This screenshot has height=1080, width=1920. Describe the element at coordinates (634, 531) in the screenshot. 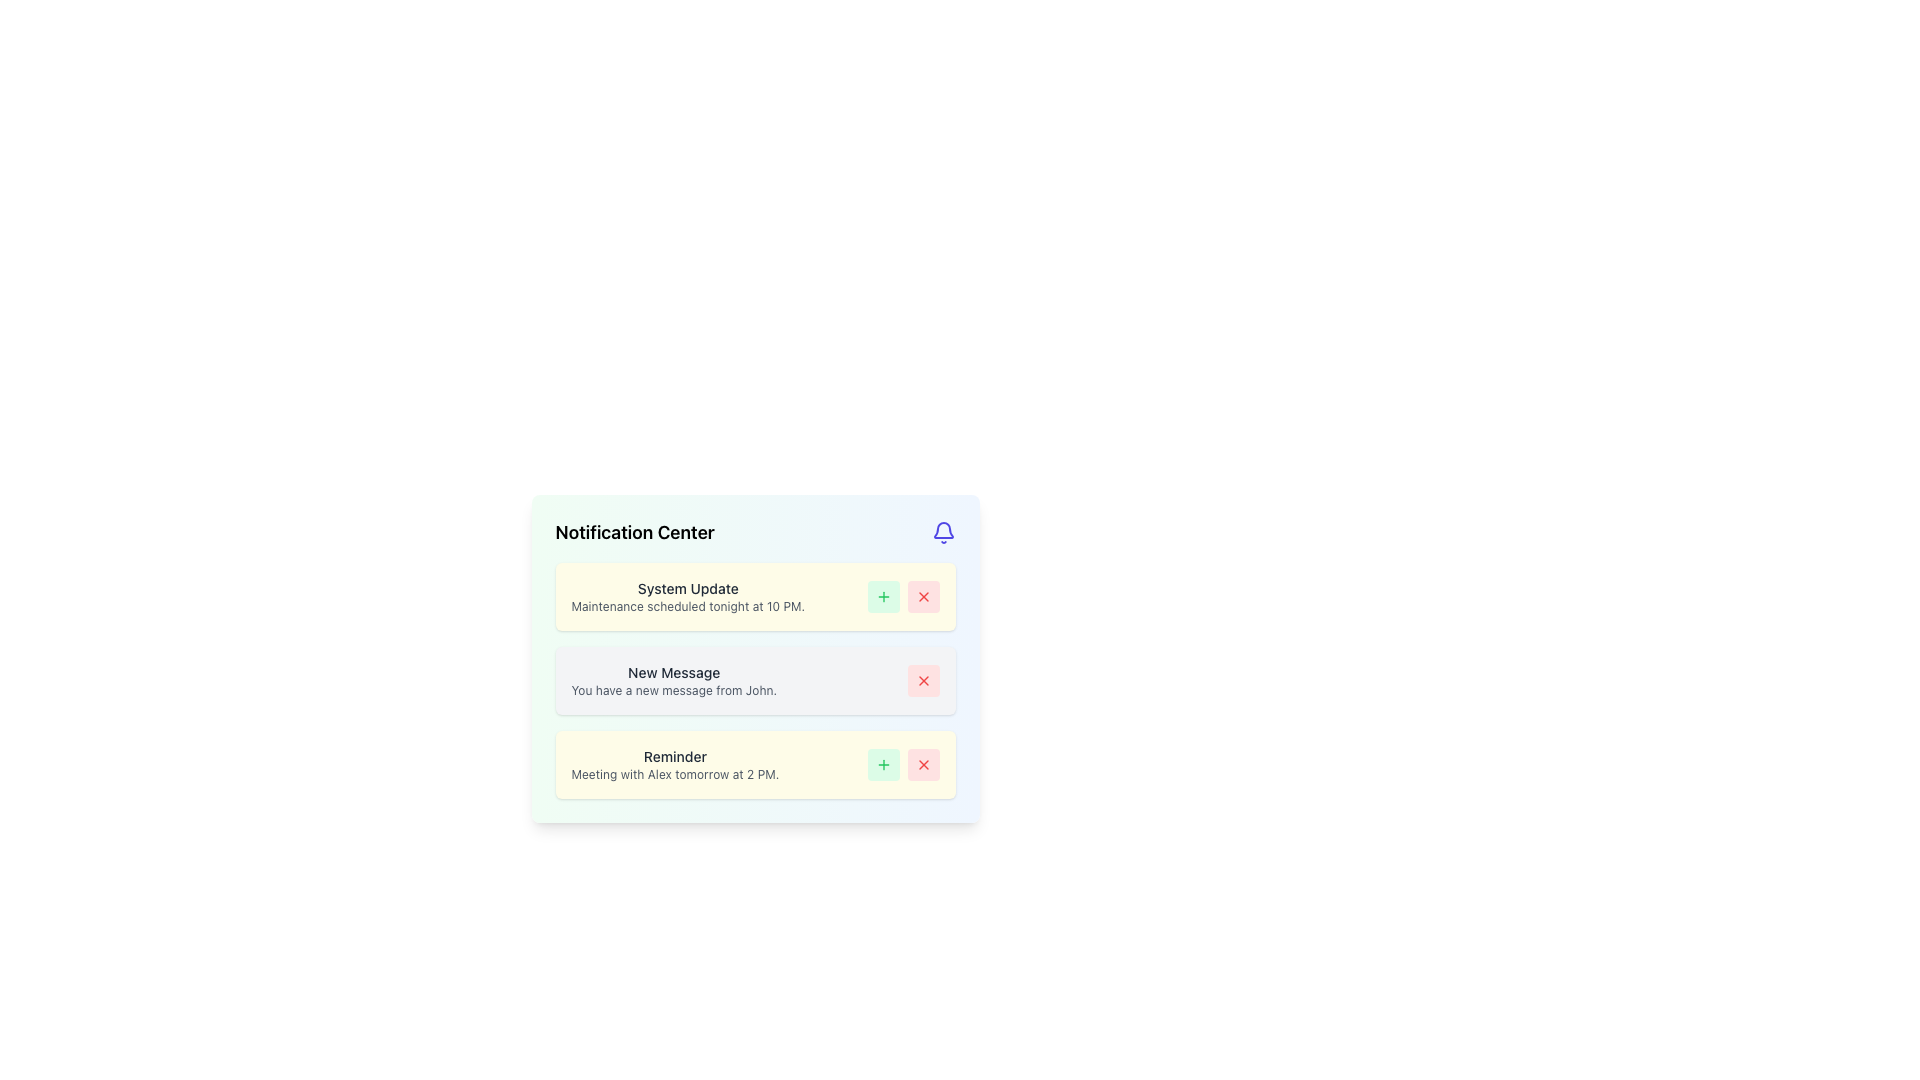

I see `the Text Label that serves as a header for the notification section, providing context to the user about the content displayed below` at that location.